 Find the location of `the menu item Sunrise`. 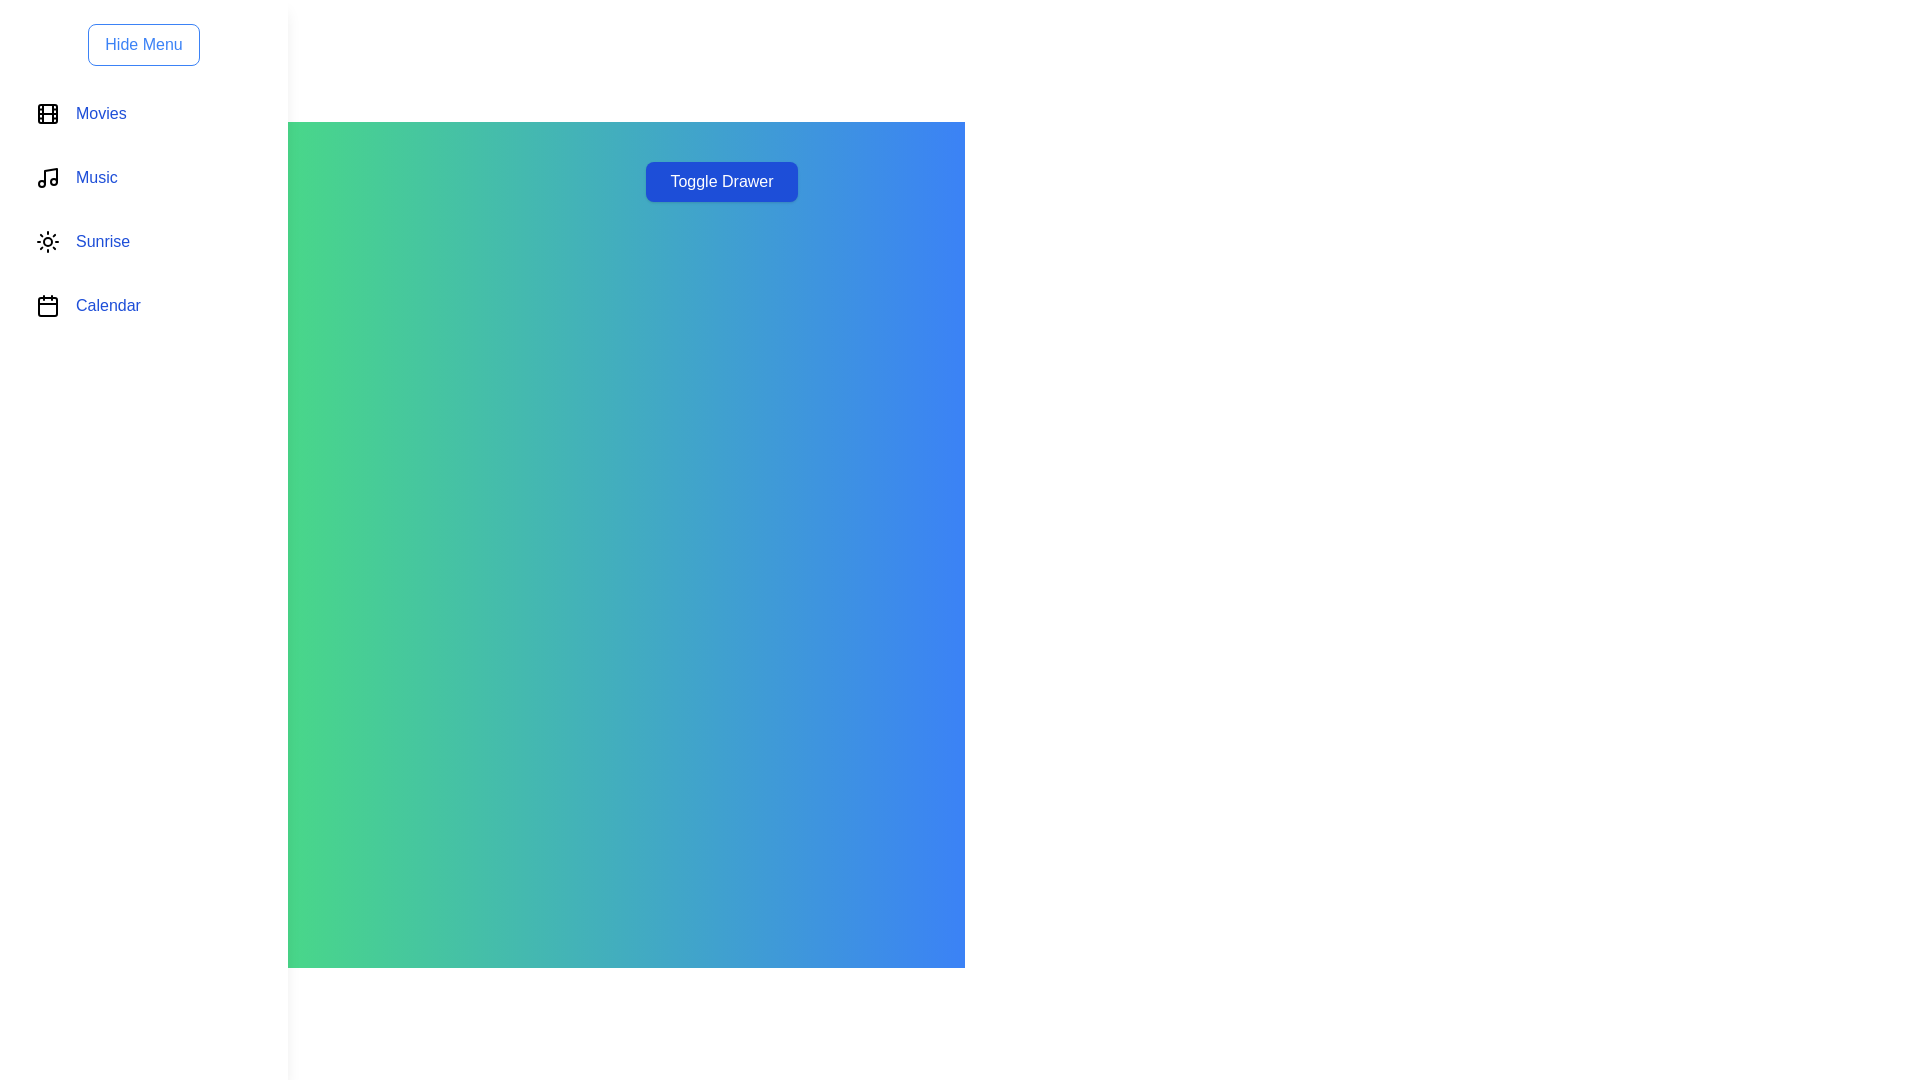

the menu item Sunrise is located at coordinates (143, 241).